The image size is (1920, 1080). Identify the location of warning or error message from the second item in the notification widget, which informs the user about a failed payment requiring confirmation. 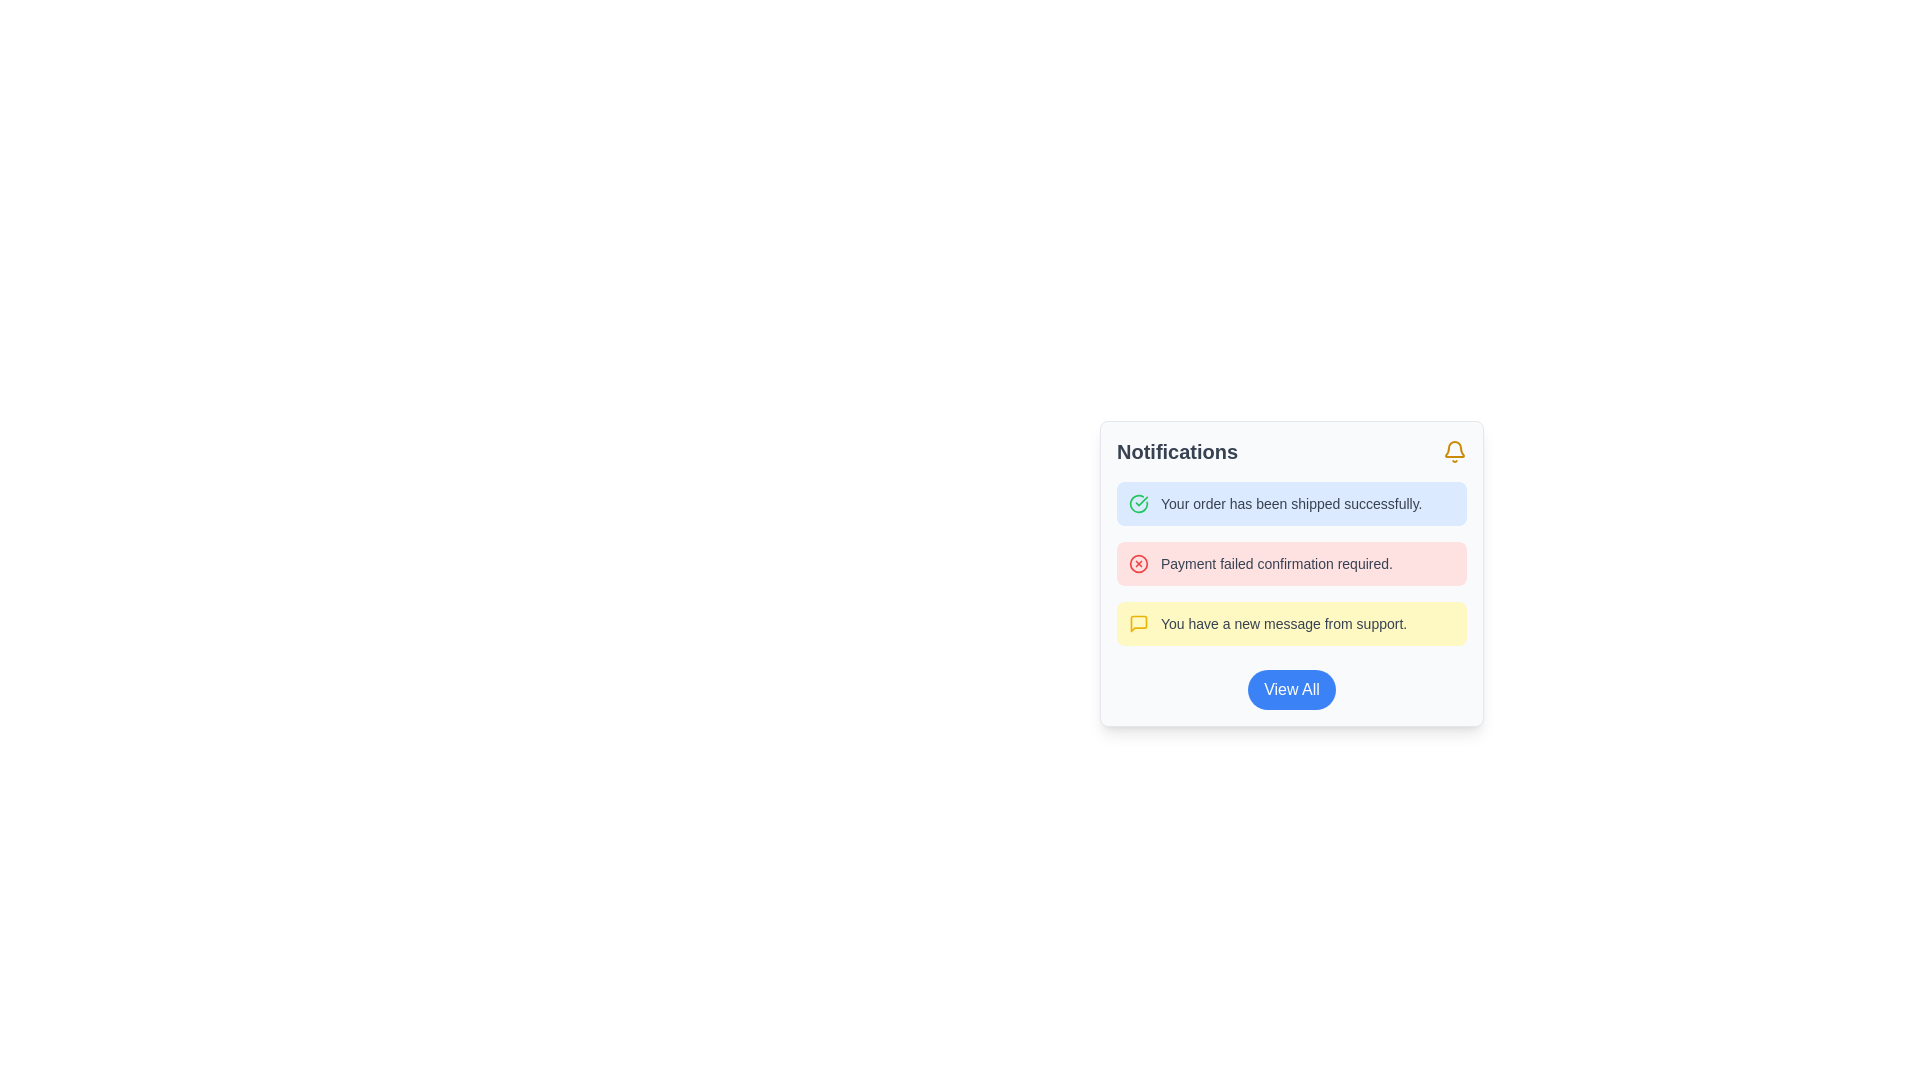
(1275, 563).